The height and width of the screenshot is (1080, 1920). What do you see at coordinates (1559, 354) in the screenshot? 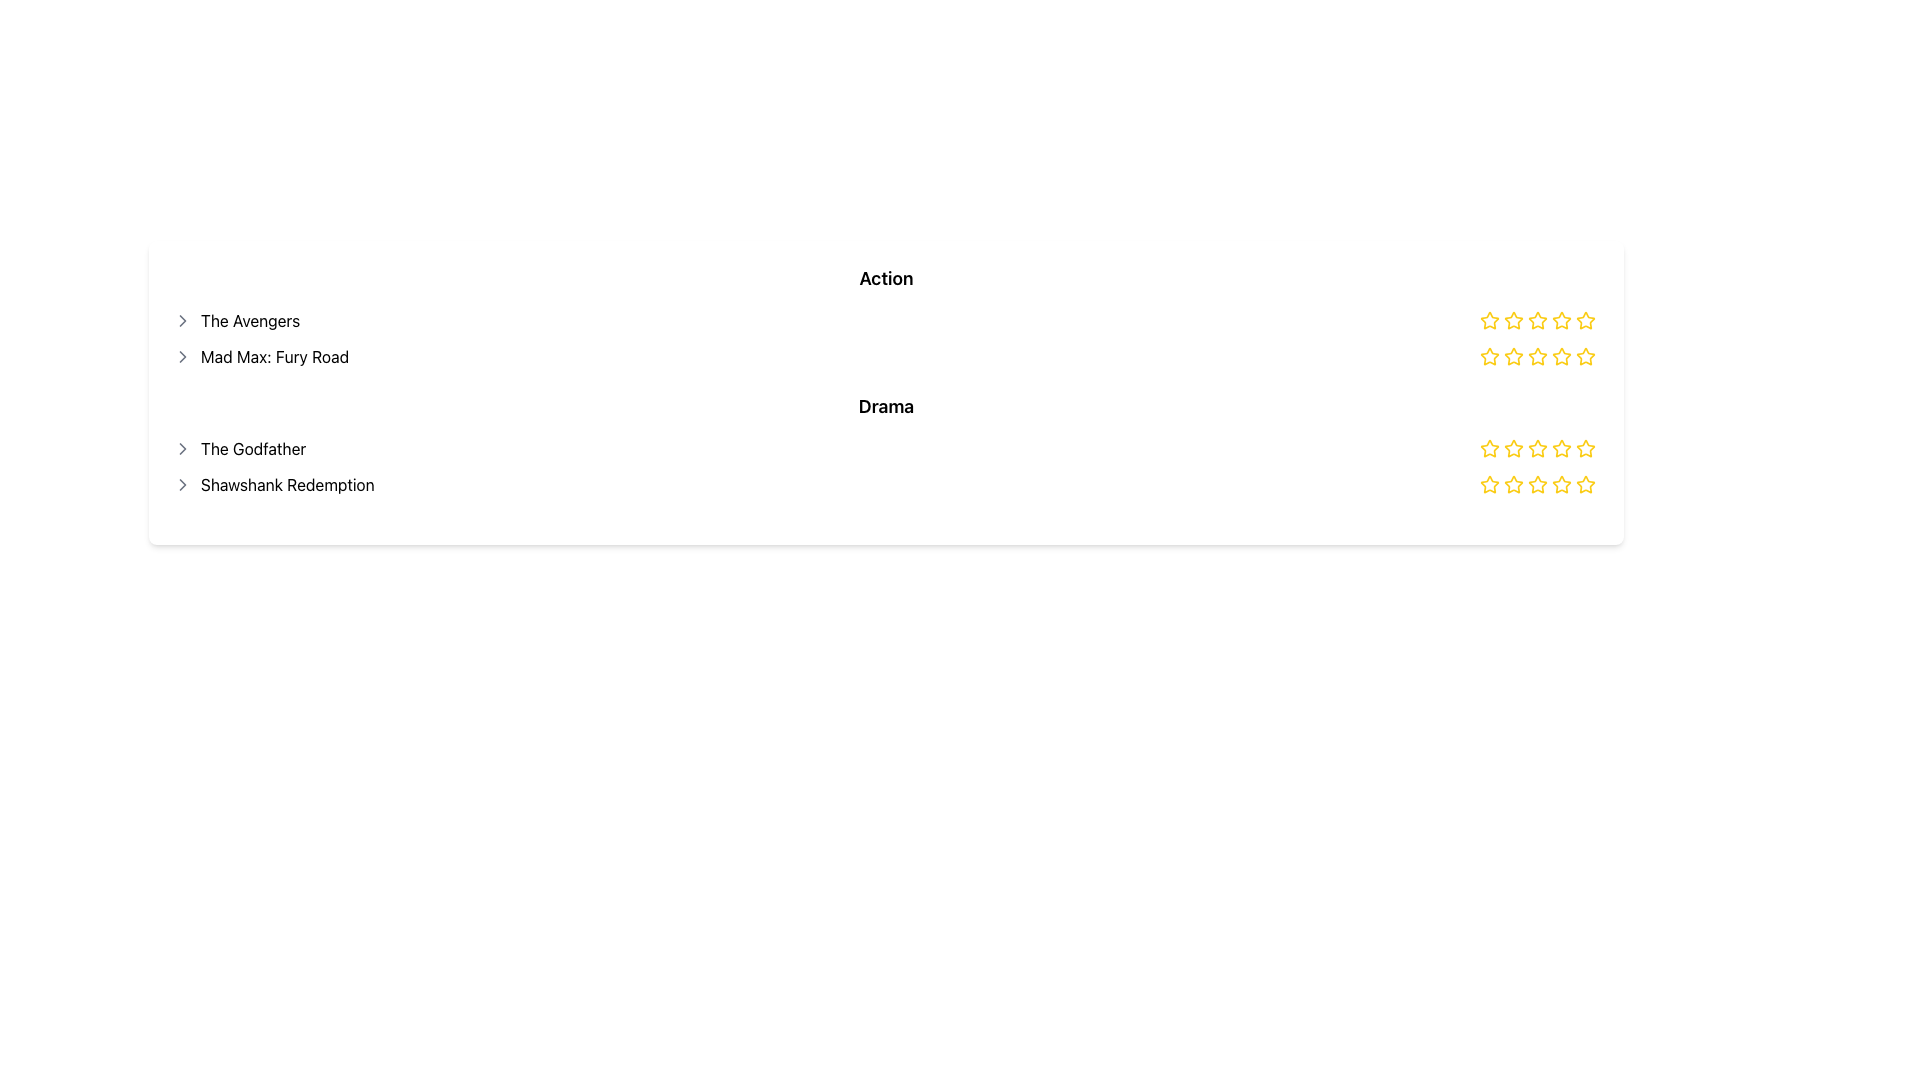
I see `the second star icon in the rating system for 'Mad Max: Fury Road'` at bounding box center [1559, 354].